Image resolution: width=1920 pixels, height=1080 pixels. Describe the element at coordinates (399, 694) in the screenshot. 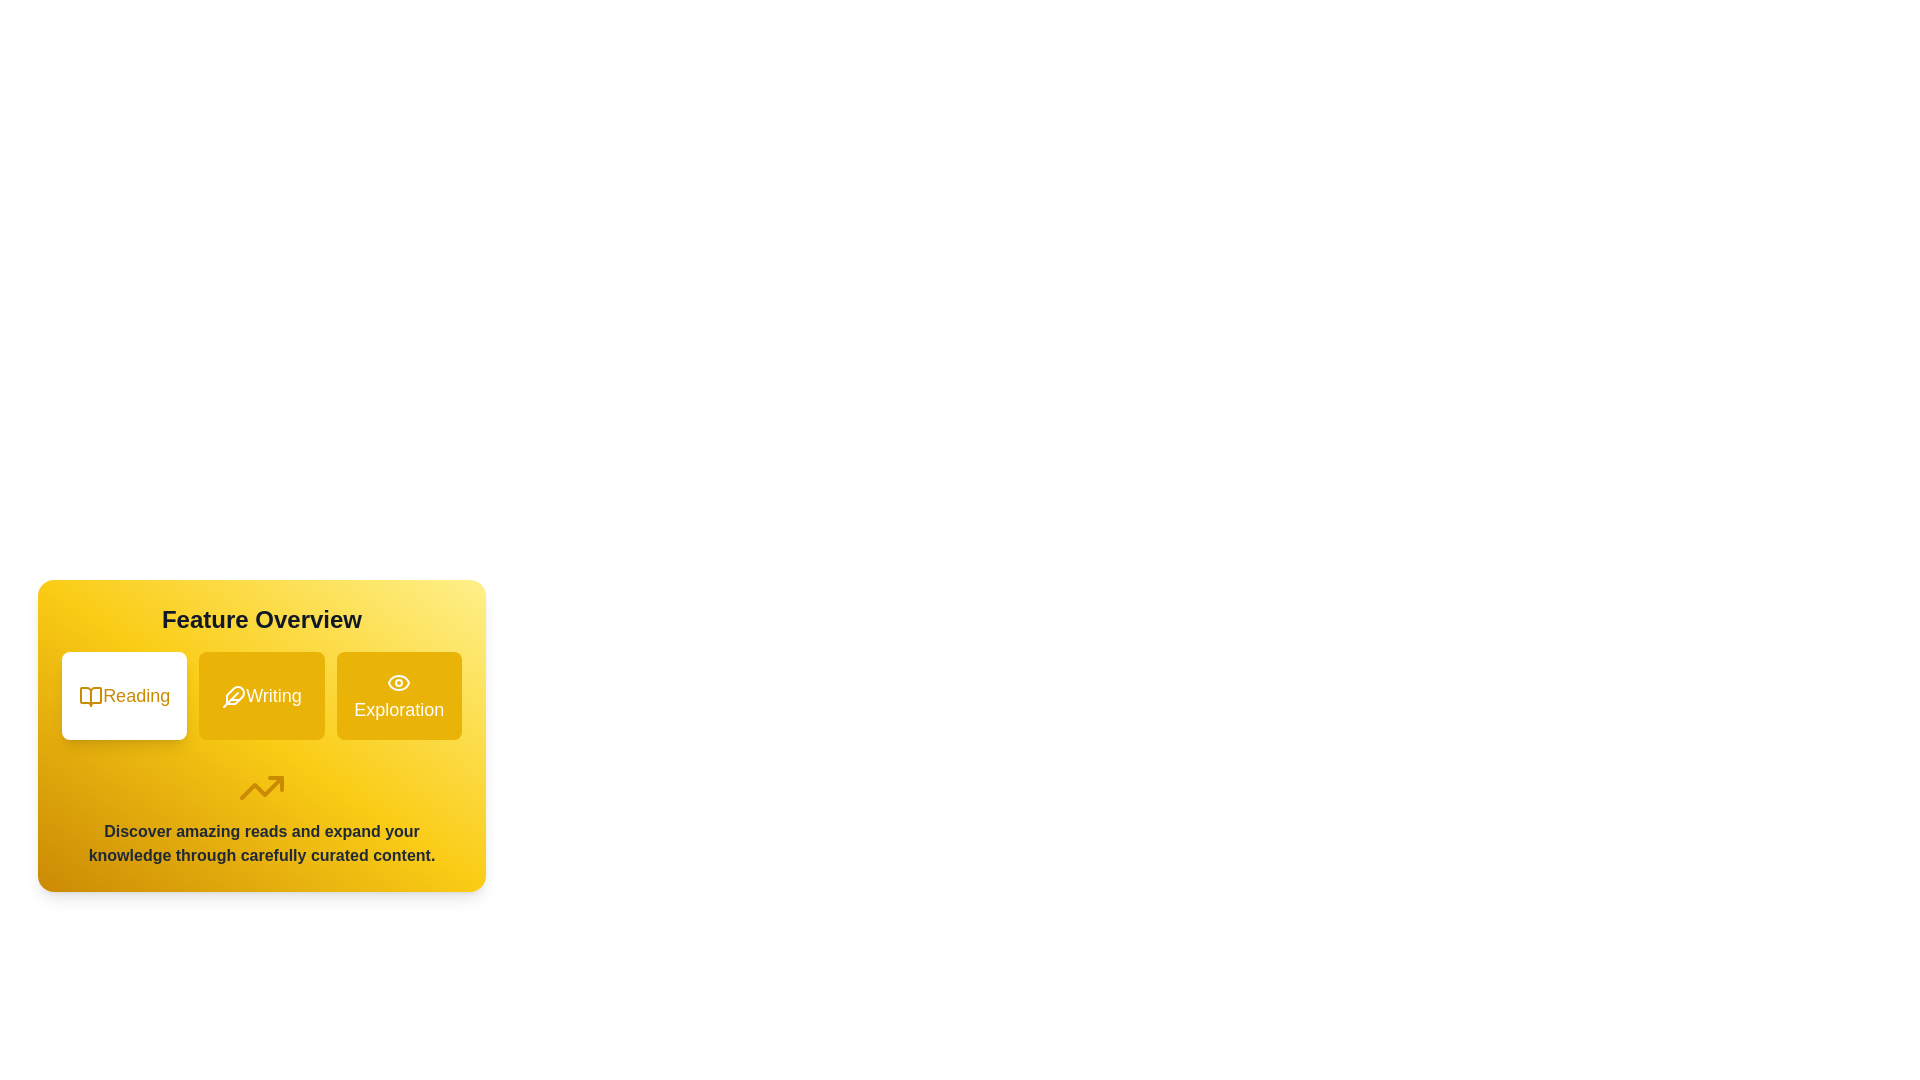

I see `the rightmost button in the horizontally arranged group of three buttons under the 'Feature Overview' header` at that location.